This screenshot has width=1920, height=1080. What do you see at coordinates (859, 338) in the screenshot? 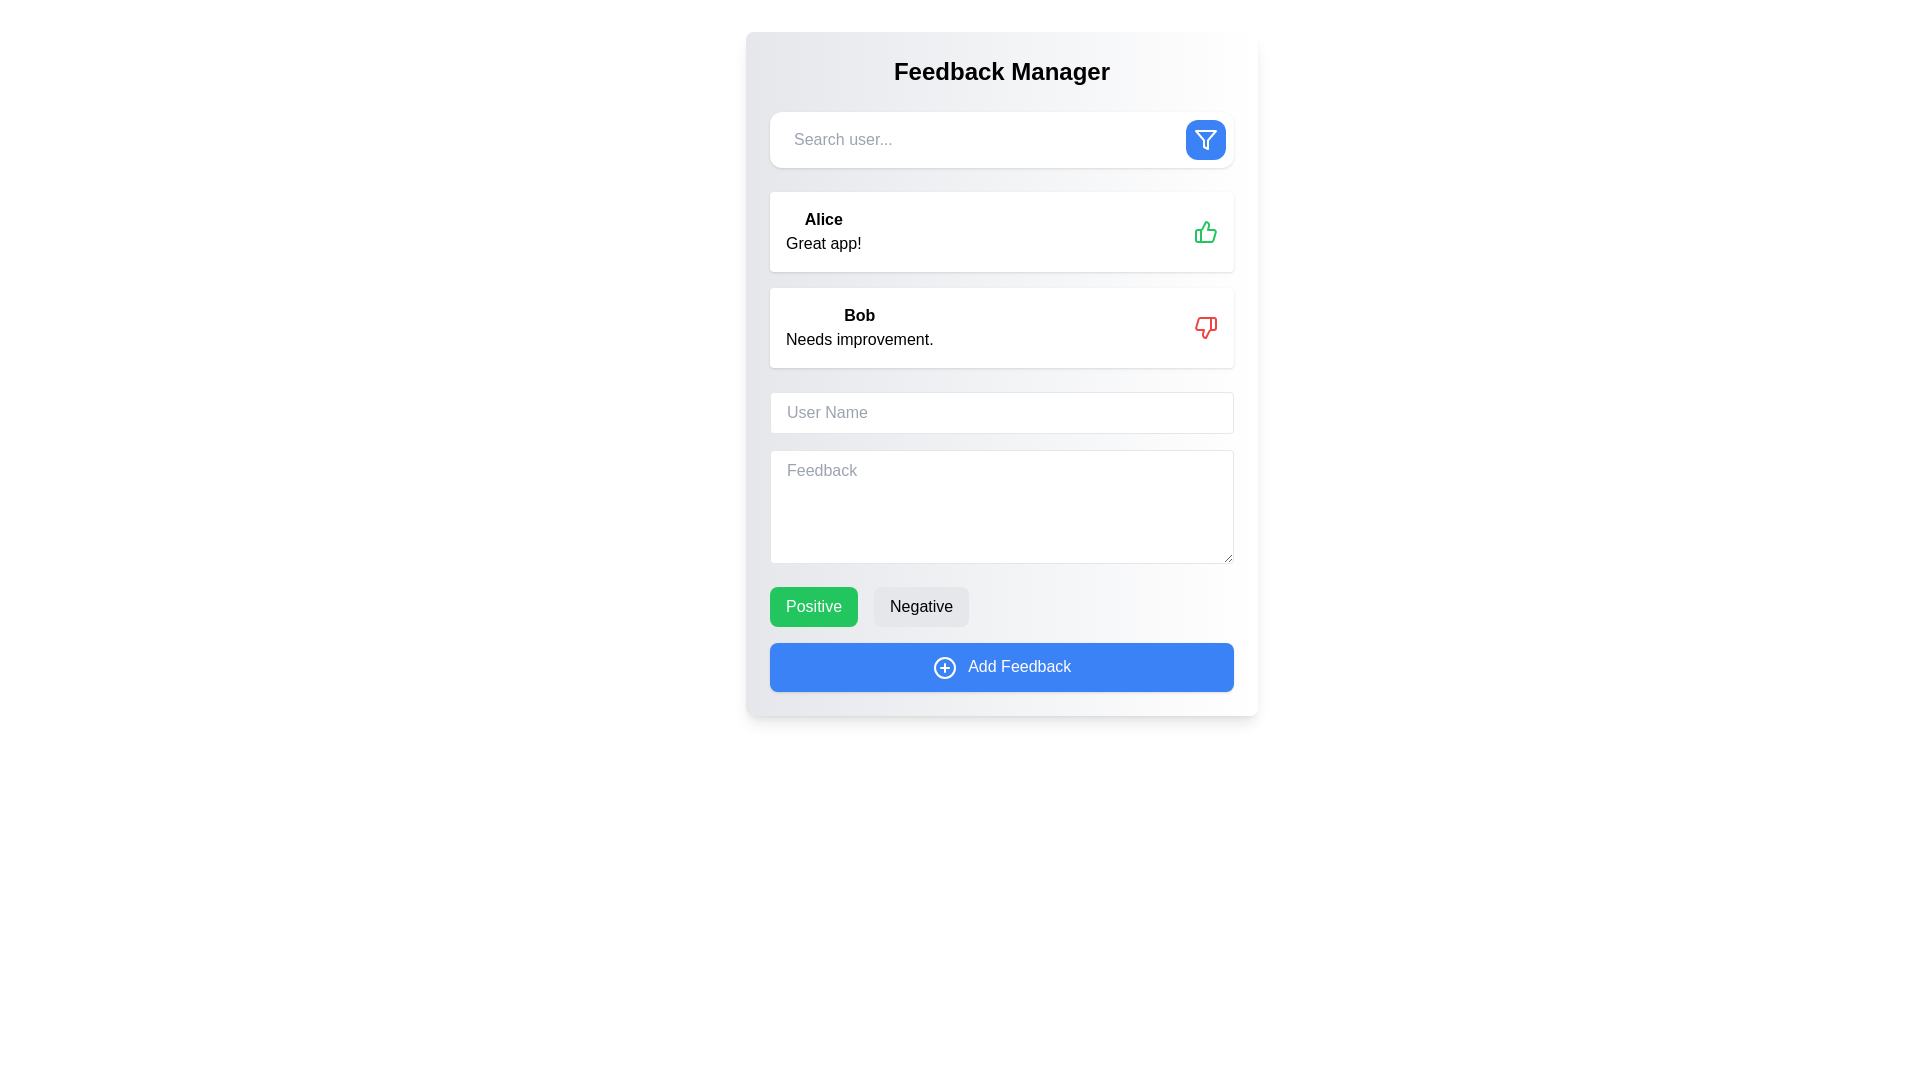
I see `the static text label providing feedback for the user named 'Bob', which displays the text 'Needs improvement.'` at bounding box center [859, 338].